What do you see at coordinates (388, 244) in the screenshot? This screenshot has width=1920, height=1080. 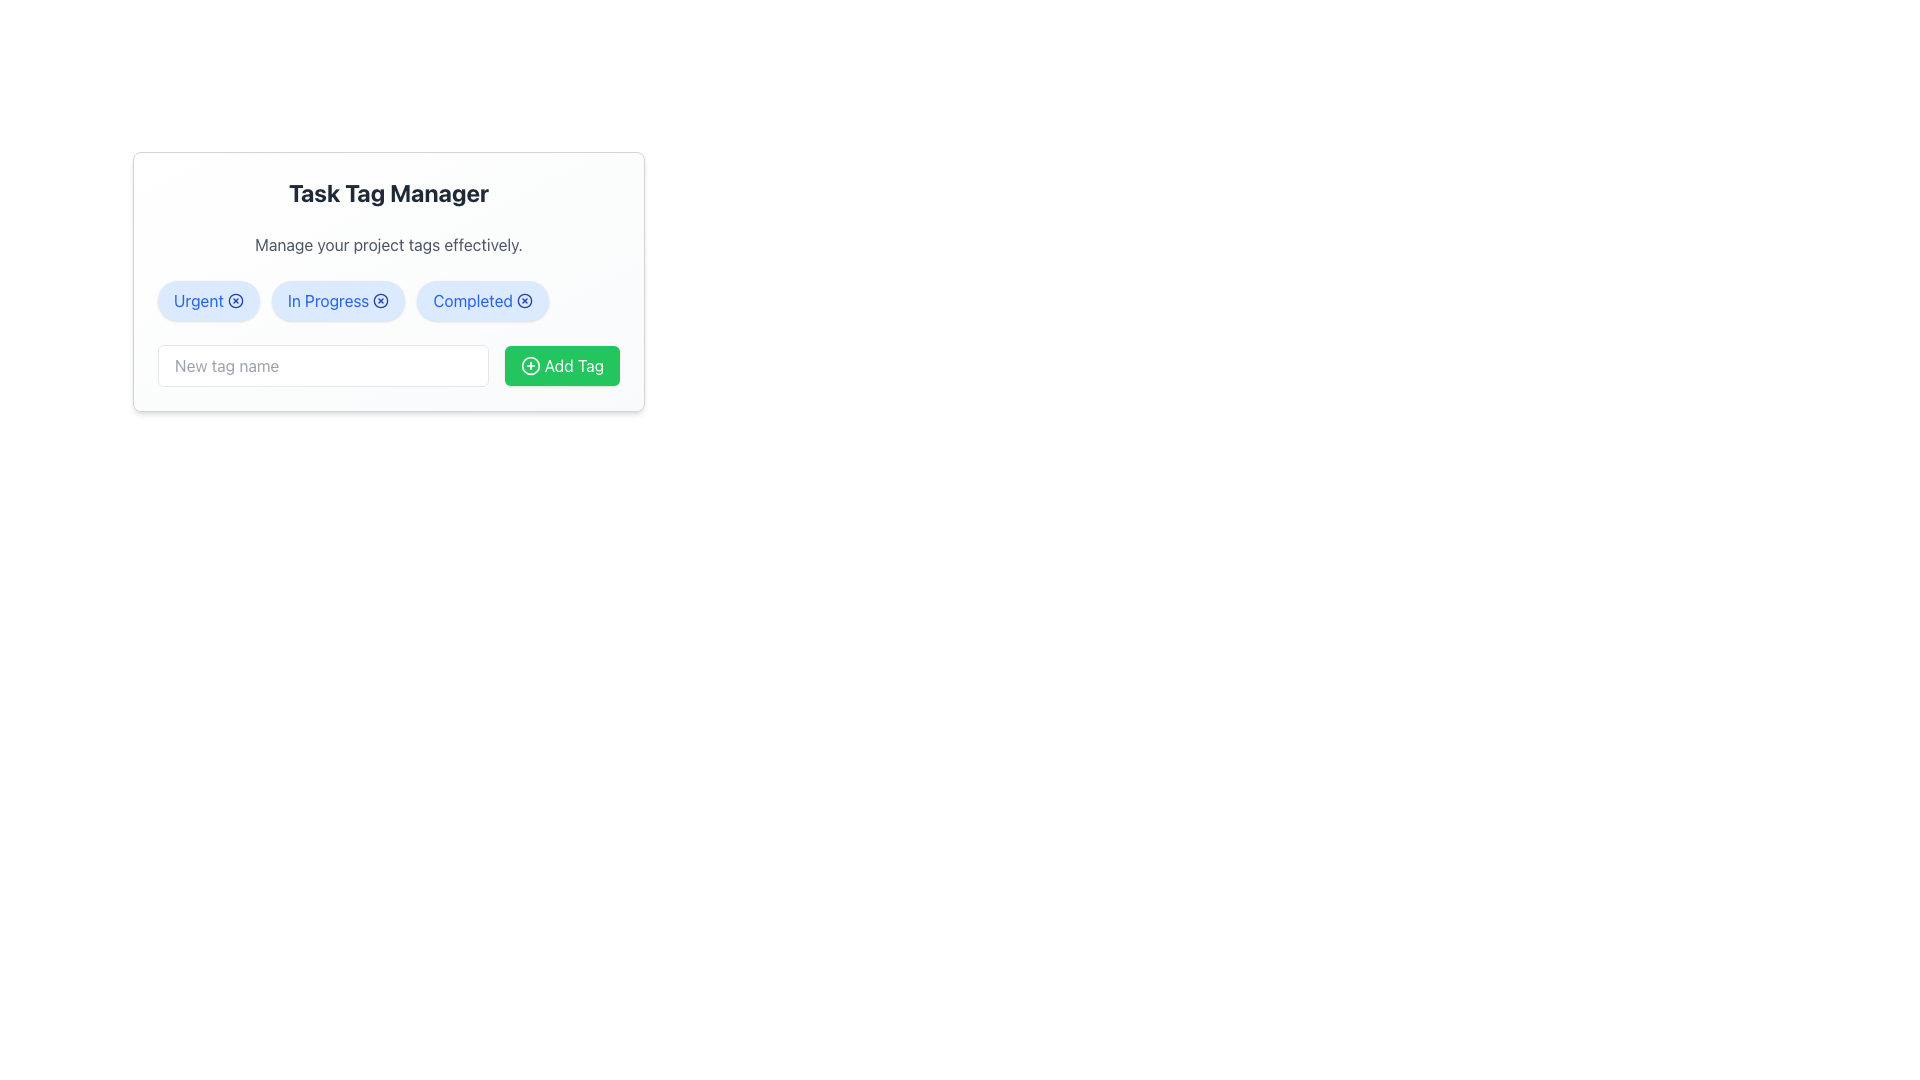 I see `the static text element reading 'Manage your project tags effectively,' which is positioned below the title 'Task Tag Manager' and above the tag management section` at bounding box center [388, 244].